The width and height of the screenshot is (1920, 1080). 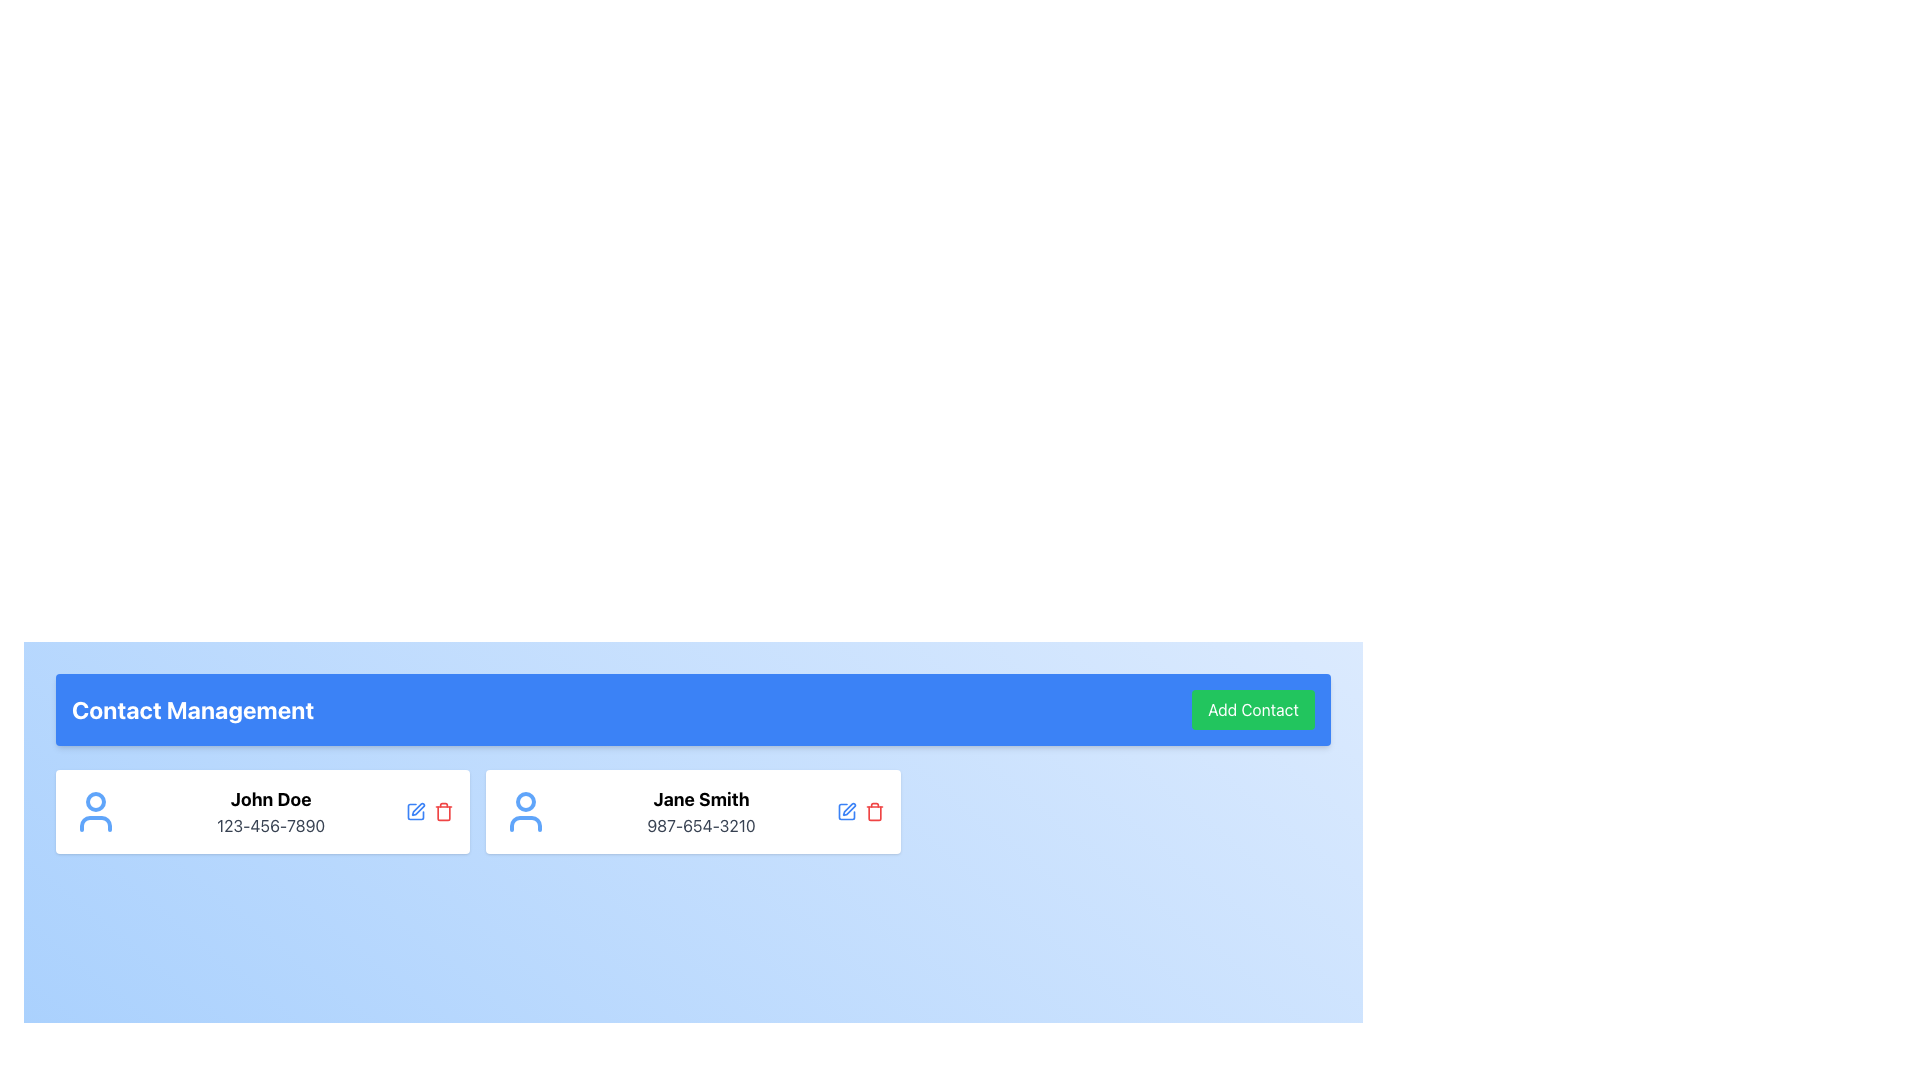 What do you see at coordinates (846, 812) in the screenshot?
I see `the icon button for editing contact details of 'Jane Smith'` at bounding box center [846, 812].